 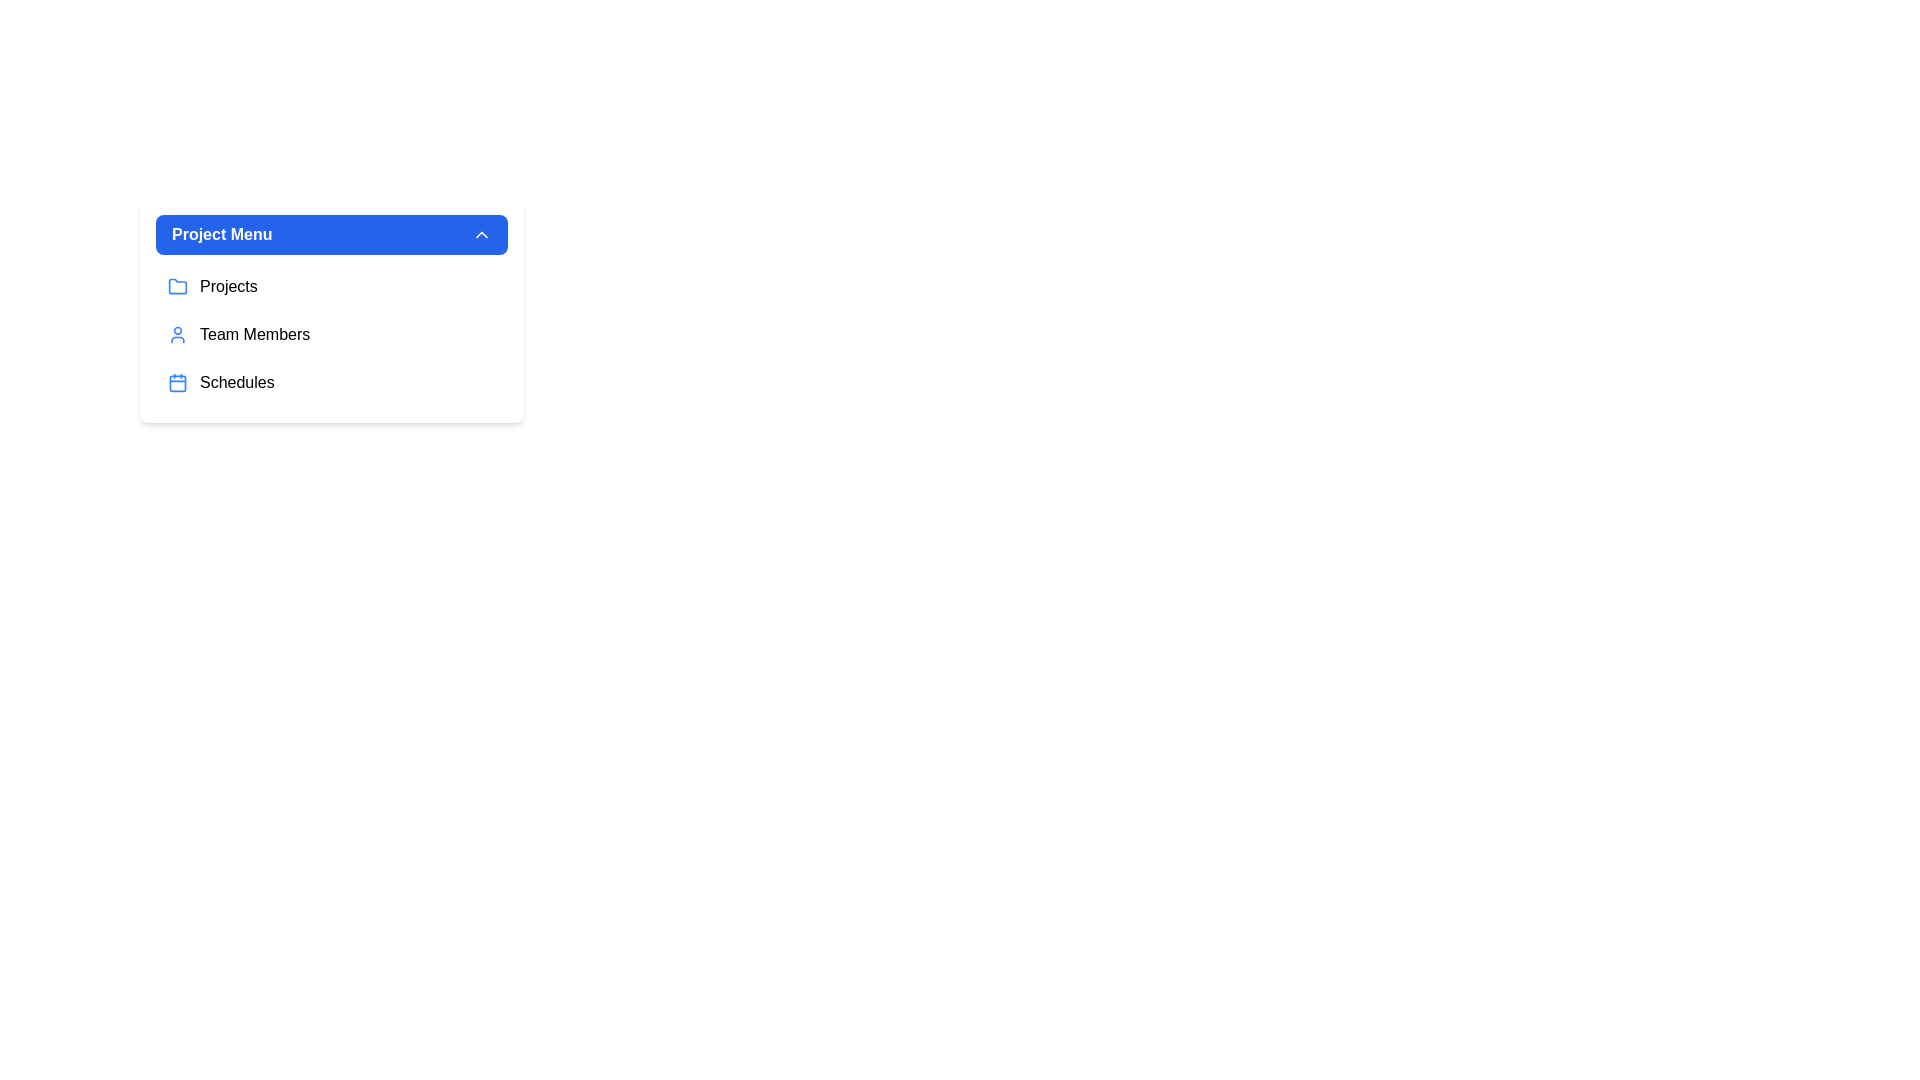 I want to click on the menu item Team Members to highlight it, so click(x=331, y=334).